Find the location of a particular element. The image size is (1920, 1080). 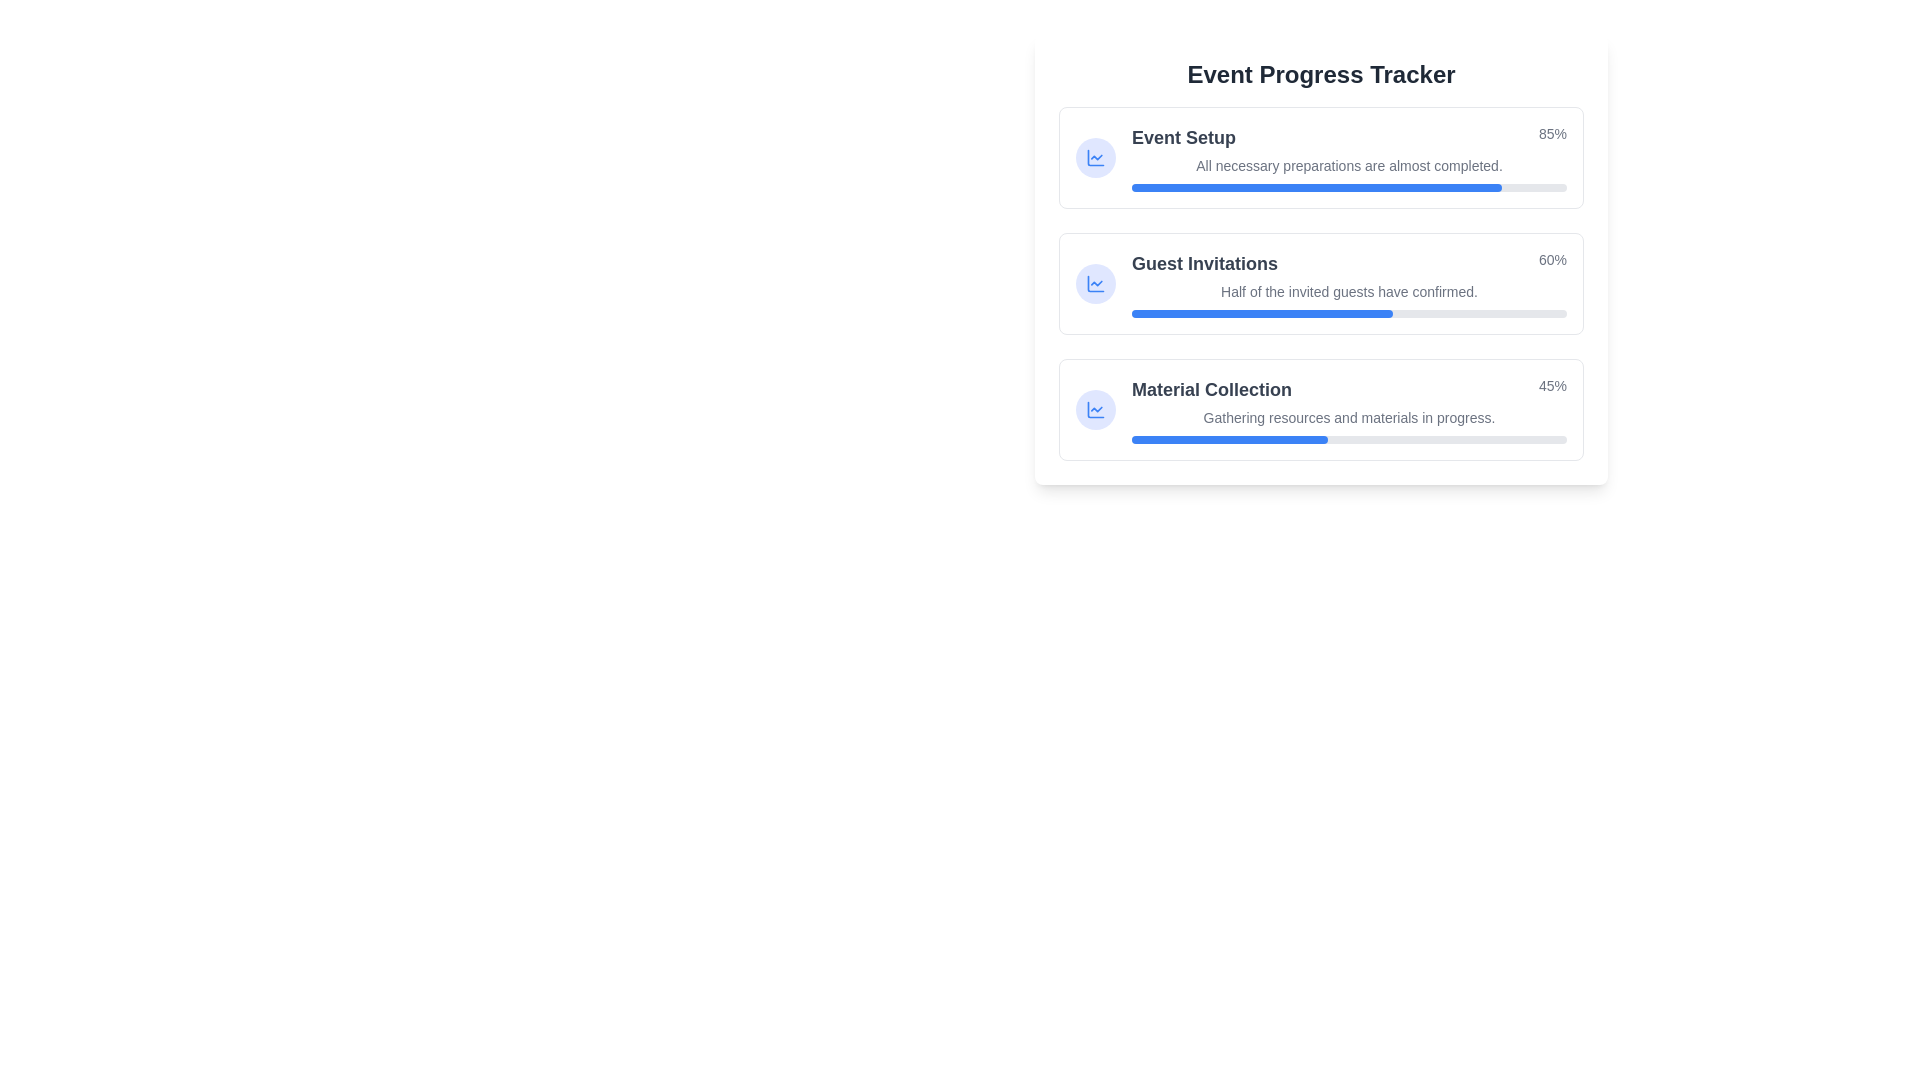

the circular icon with a pale indigo background and a blue line chart symbol located in the 'Event Setup' section of the progress tracker, adjacent to the title 'Event Setup' is located at coordinates (1094, 157).